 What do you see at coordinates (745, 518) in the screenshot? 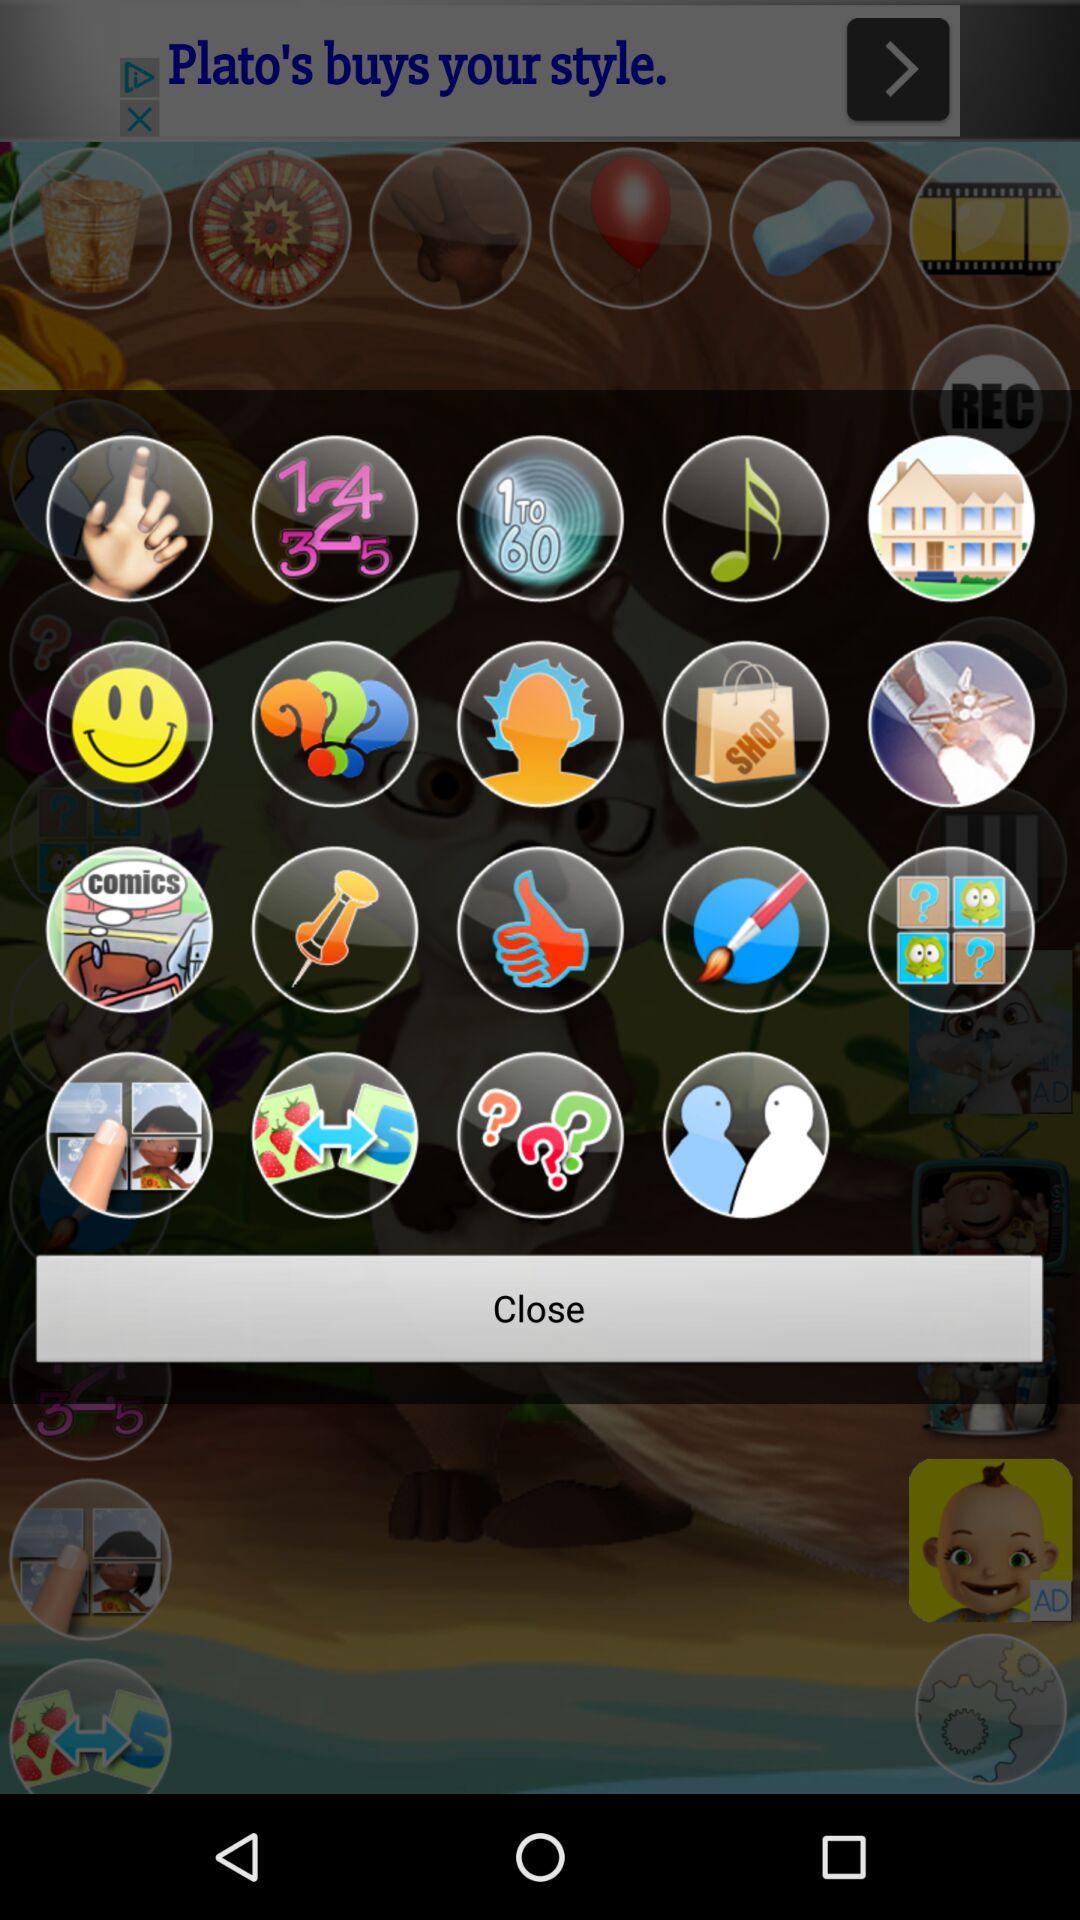
I see `open music app` at bounding box center [745, 518].